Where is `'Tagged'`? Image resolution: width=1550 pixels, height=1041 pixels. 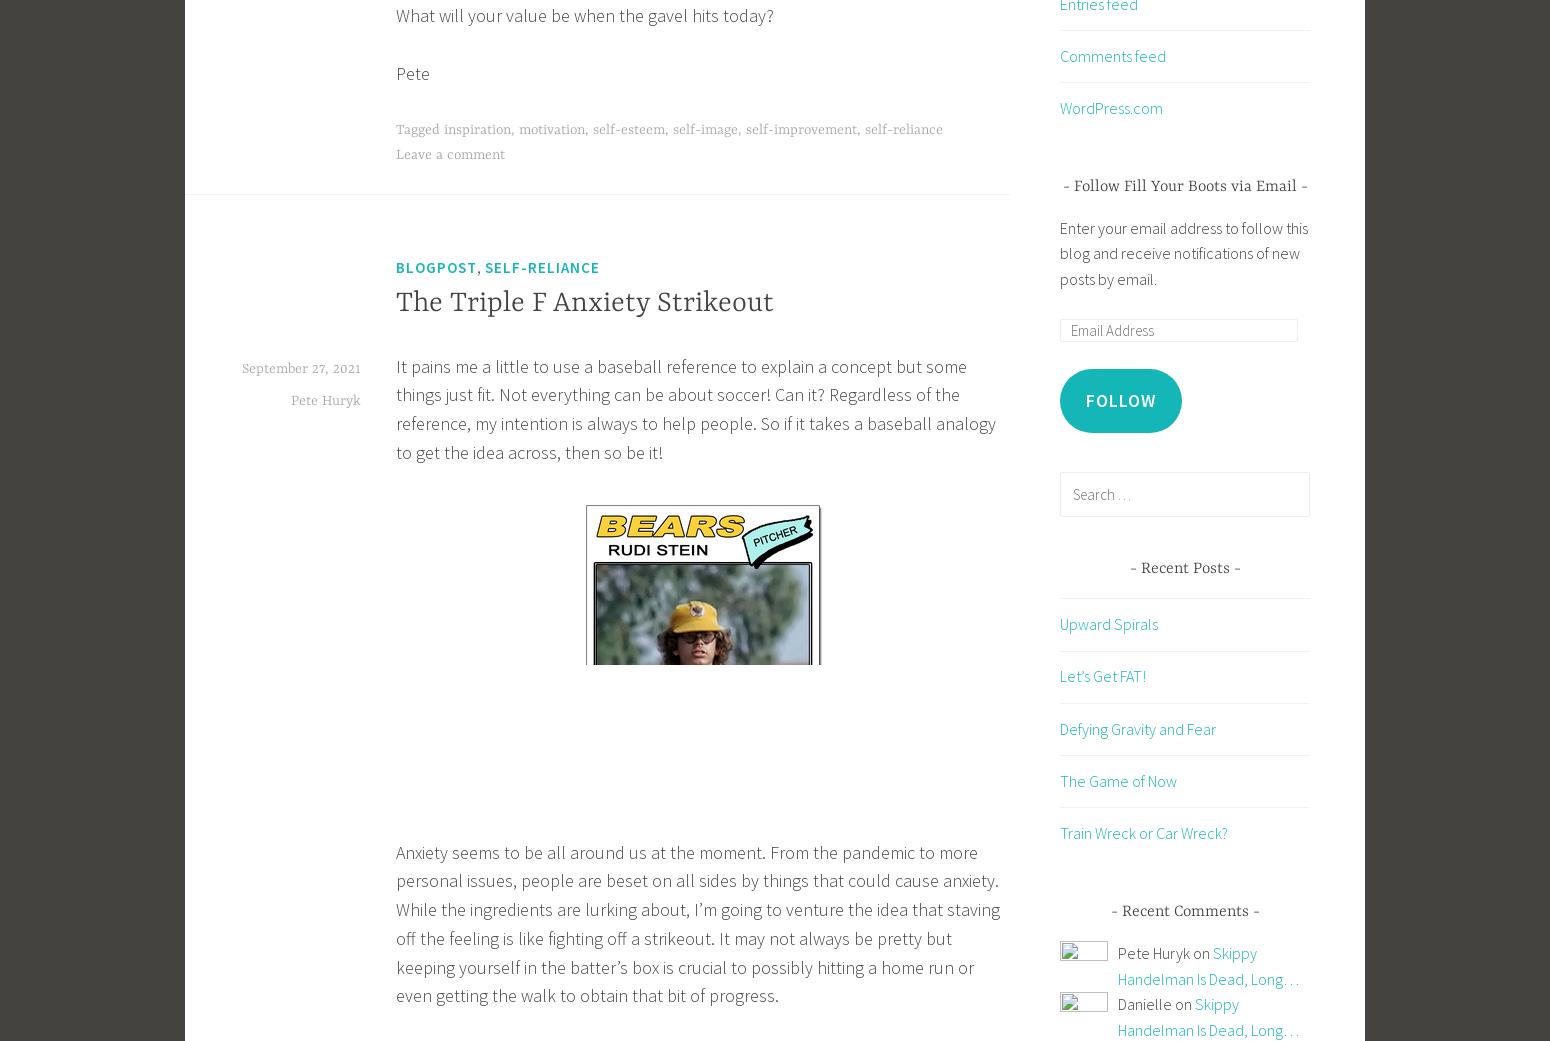
'Tagged' is located at coordinates (420, 128).